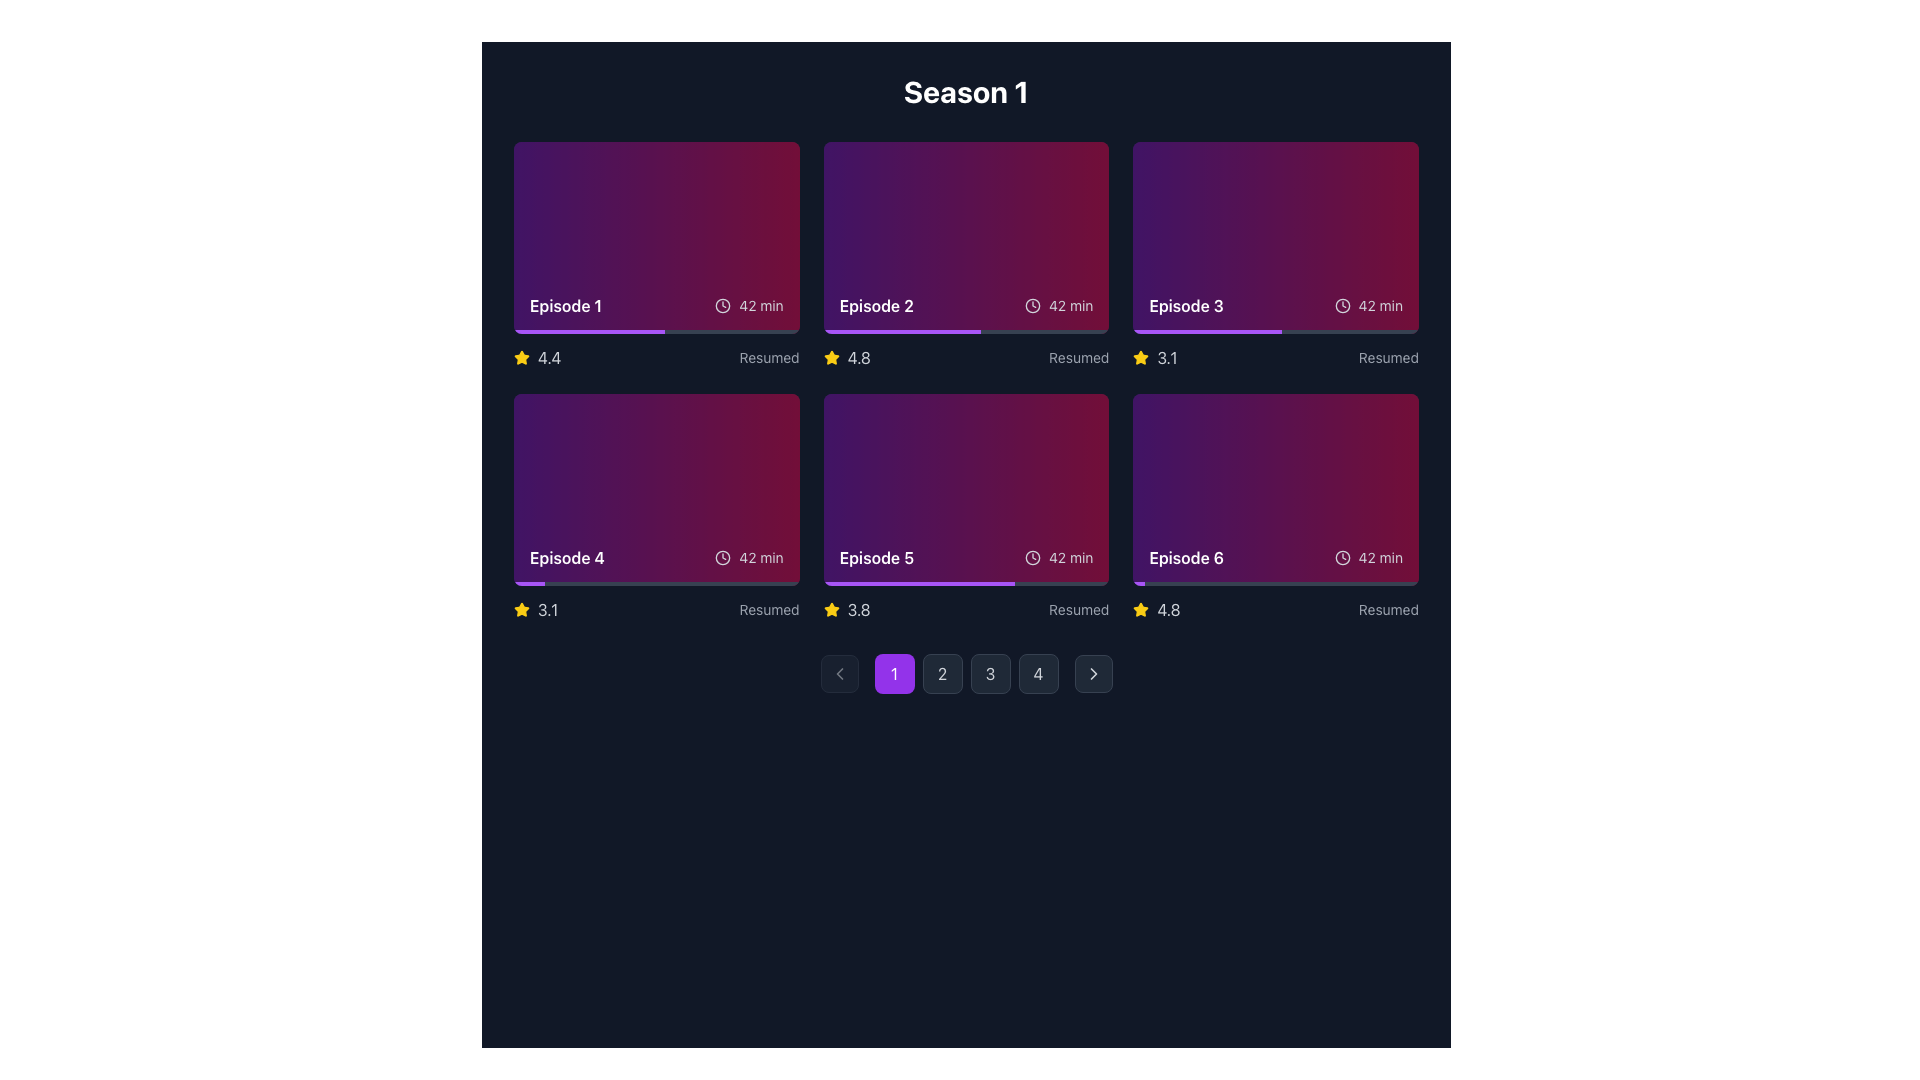 This screenshot has width=1920, height=1080. What do you see at coordinates (966, 92) in the screenshot?
I see `the heading element indicating 'Season 1', which is centrally positioned at the top of the interface above the episode grid` at bounding box center [966, 92].